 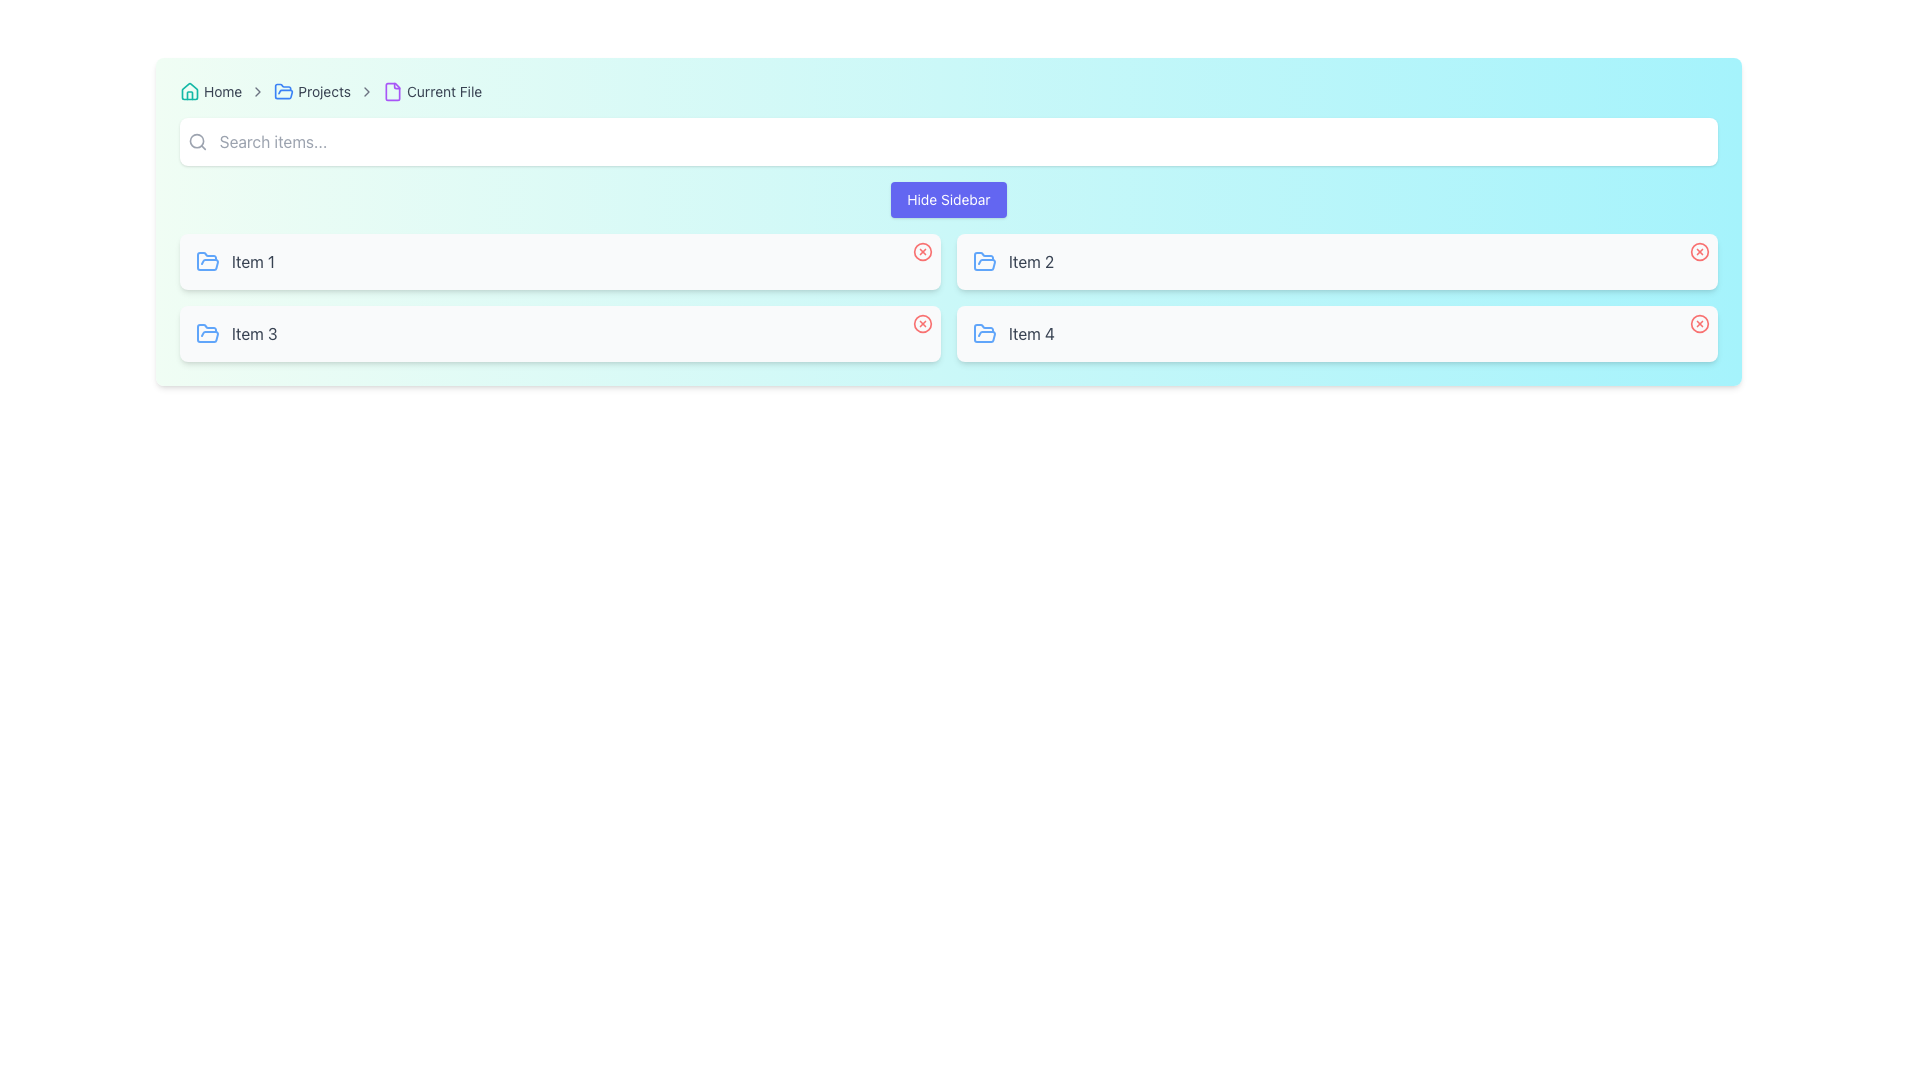 I want to click on the purple document icon located in the breadcrumb navigation bar, positioned between the 'Projects' icon and 'Current File' text, so click(x=393, y=92).